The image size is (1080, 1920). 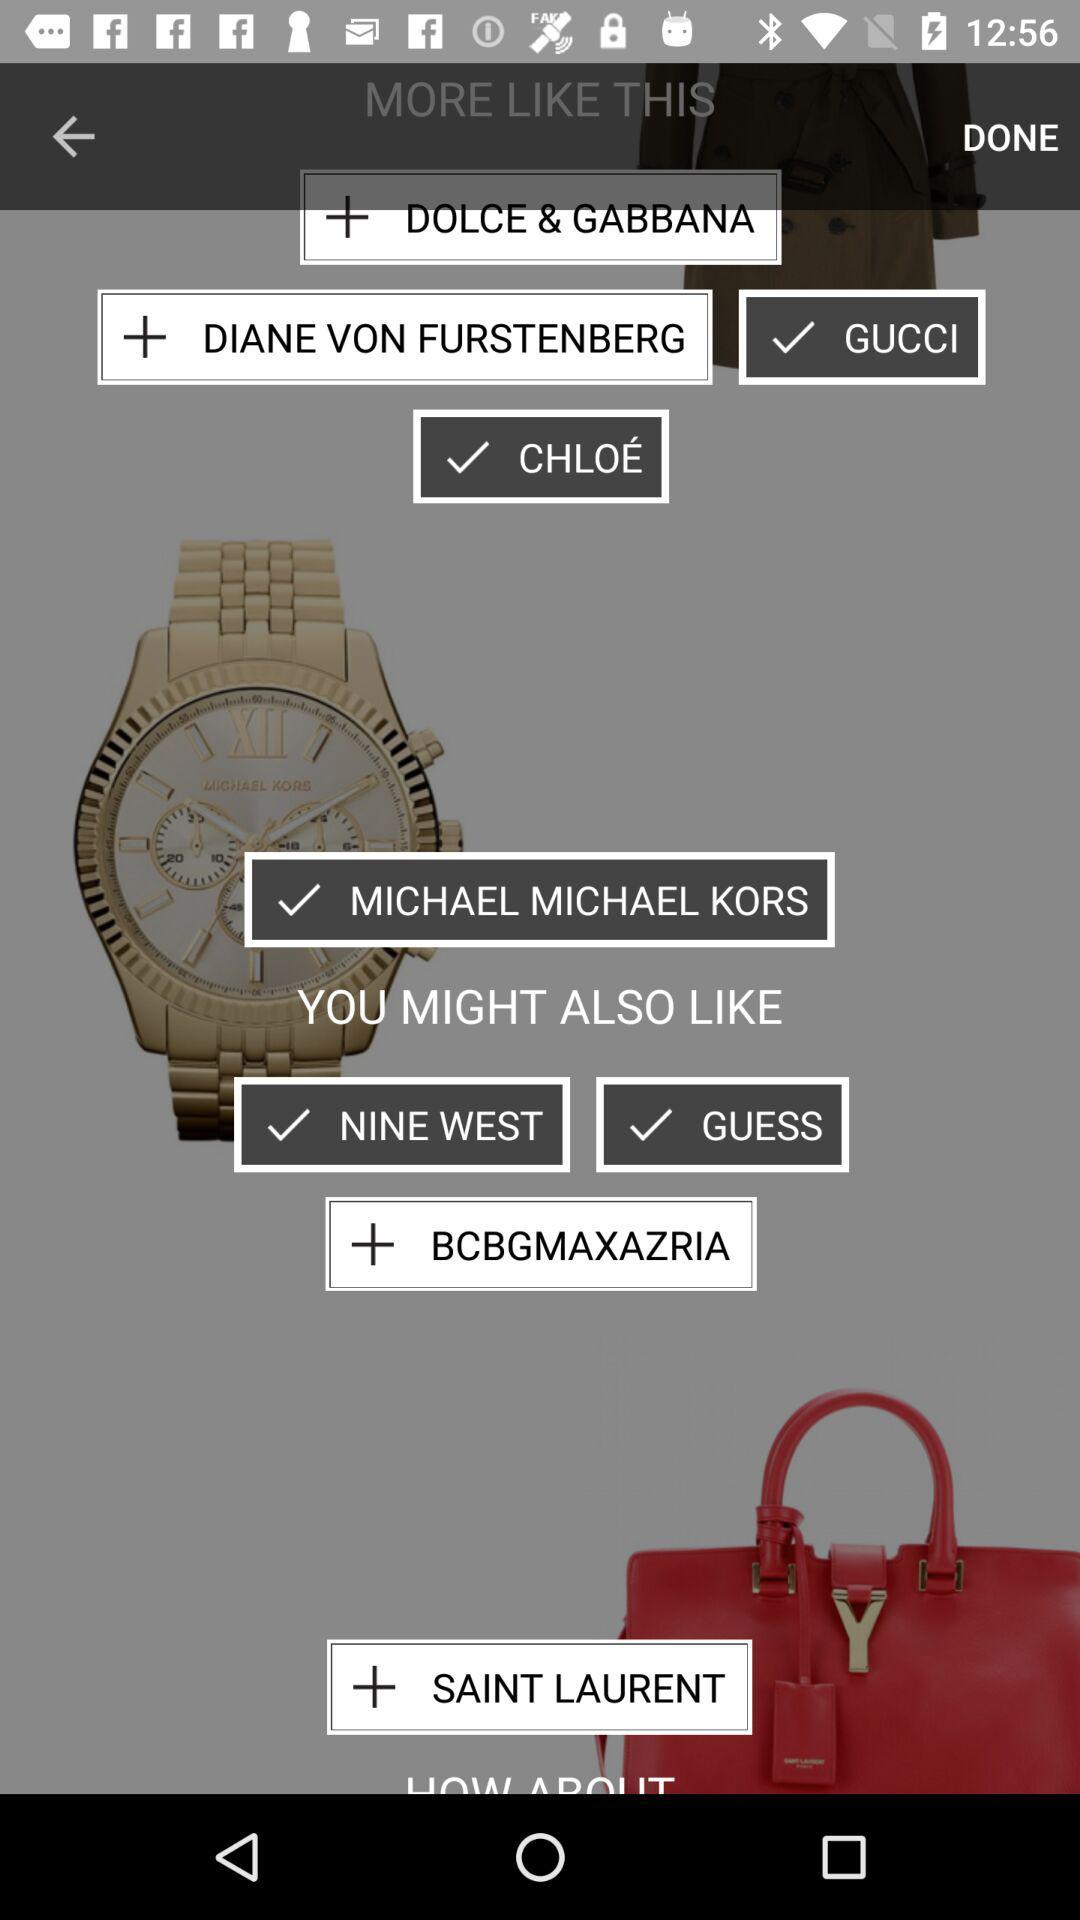 What do you see at coordinates (861, 337) in the screenshot?
I see `gucci` at bounding box center [861, 337].